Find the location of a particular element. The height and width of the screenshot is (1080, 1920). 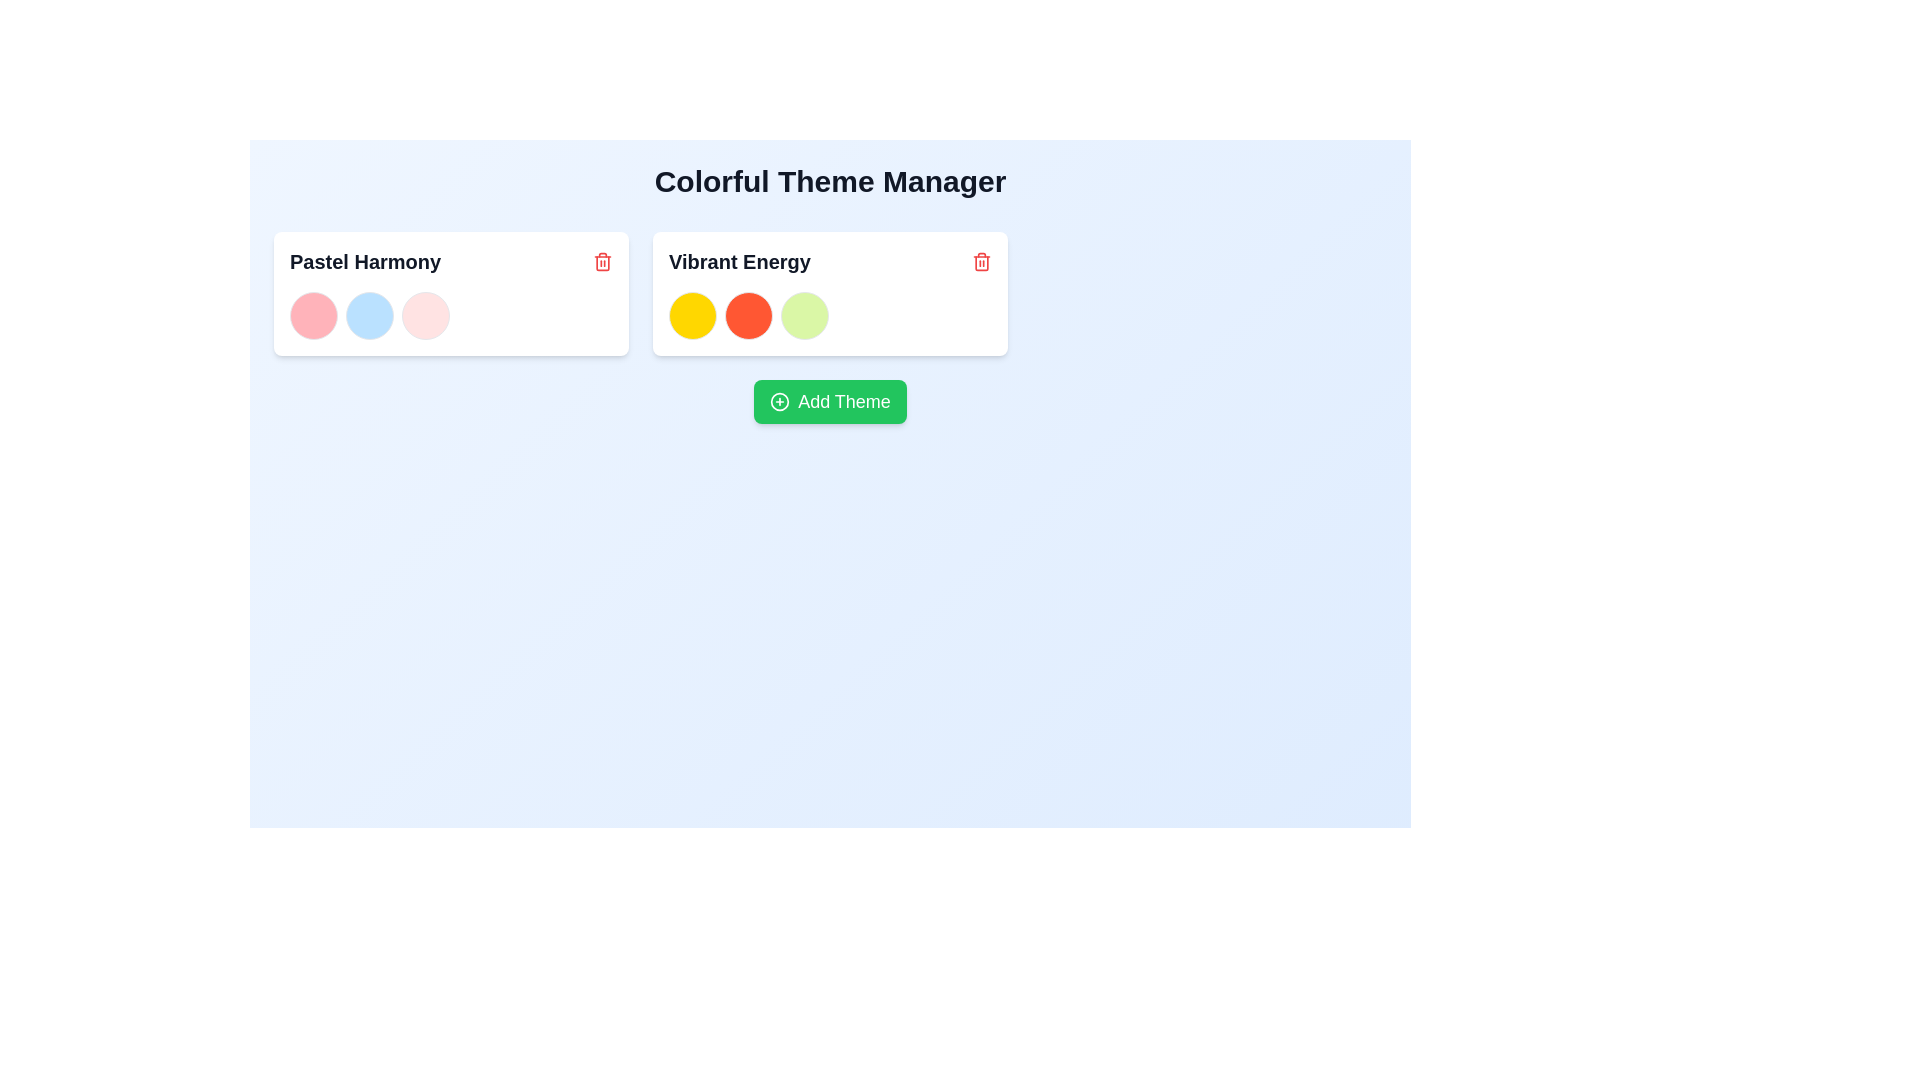

the Text label that serves as the title of the theme in the top-left section of the first theme card is located at coordinates (450, 261).